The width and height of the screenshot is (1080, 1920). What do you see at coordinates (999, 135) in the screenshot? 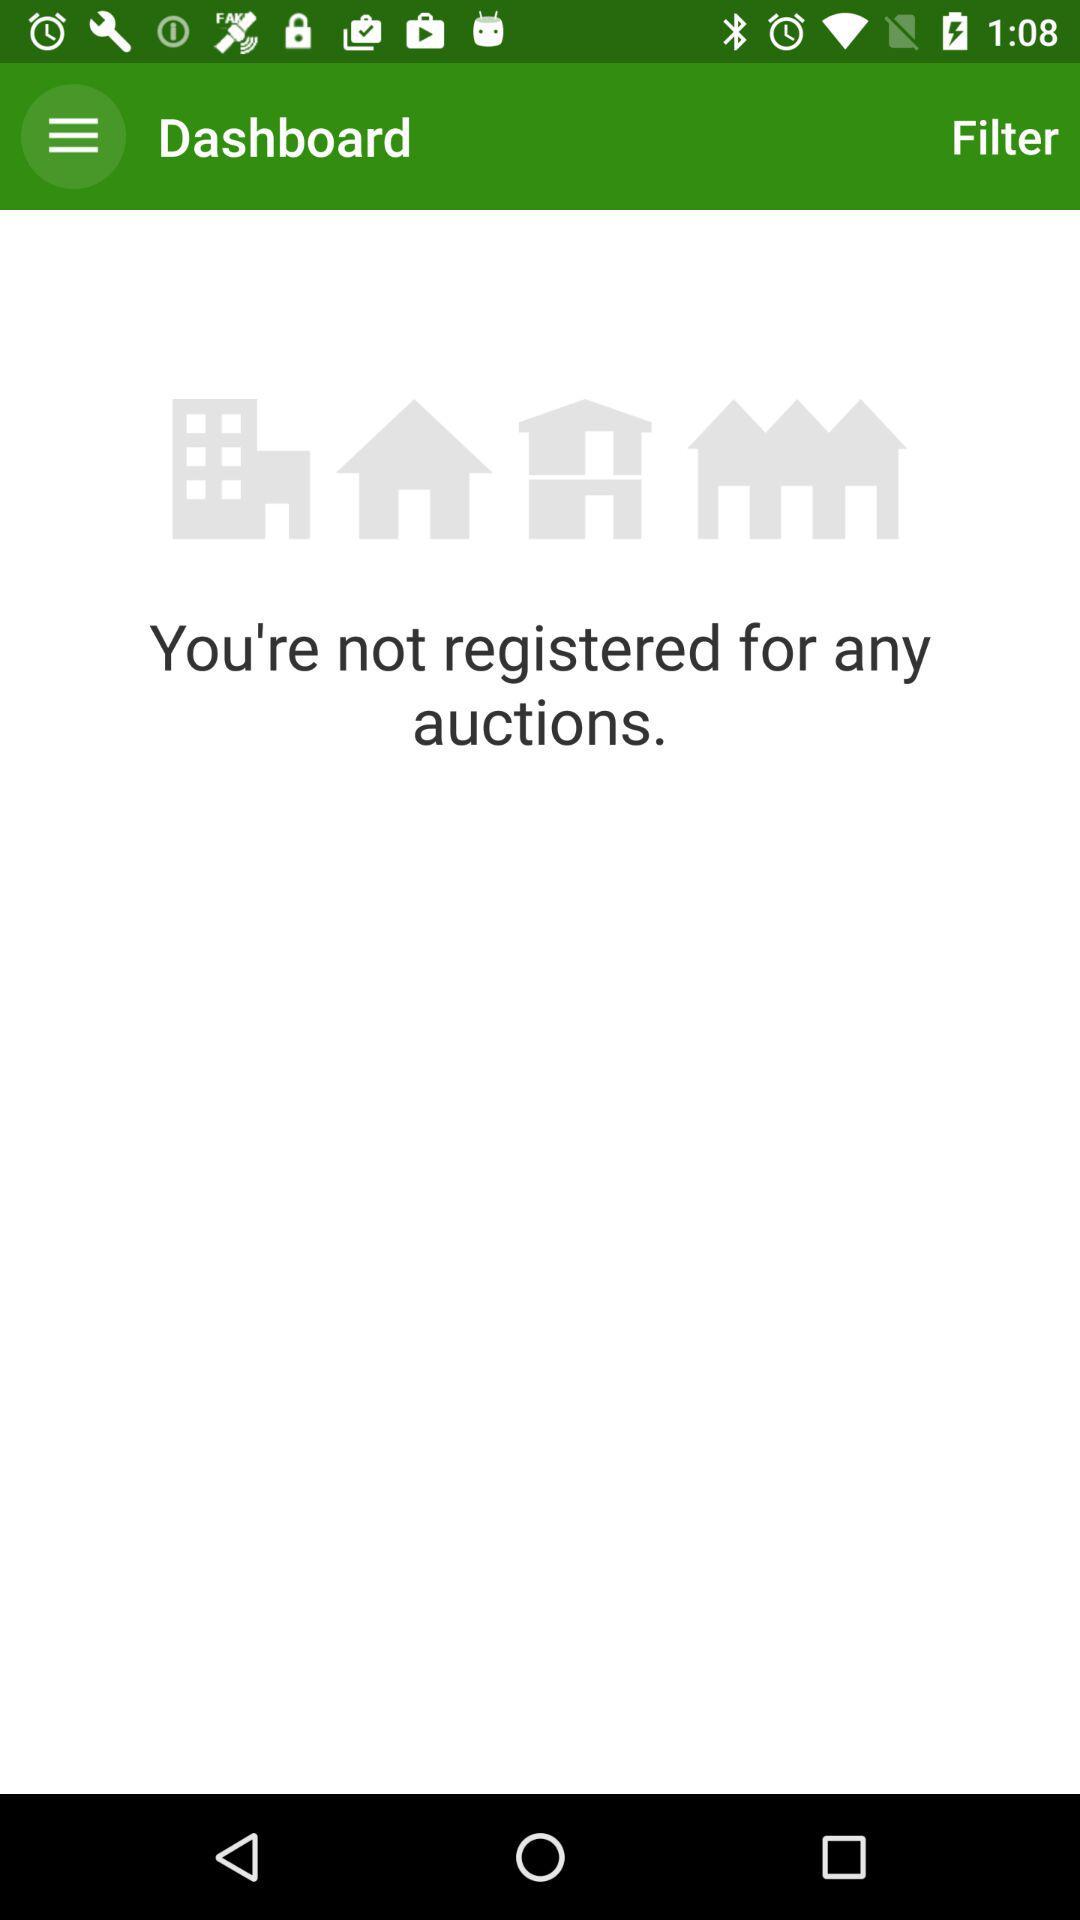
I see `the app next to dashboard item` at bounding box center [999, 135].